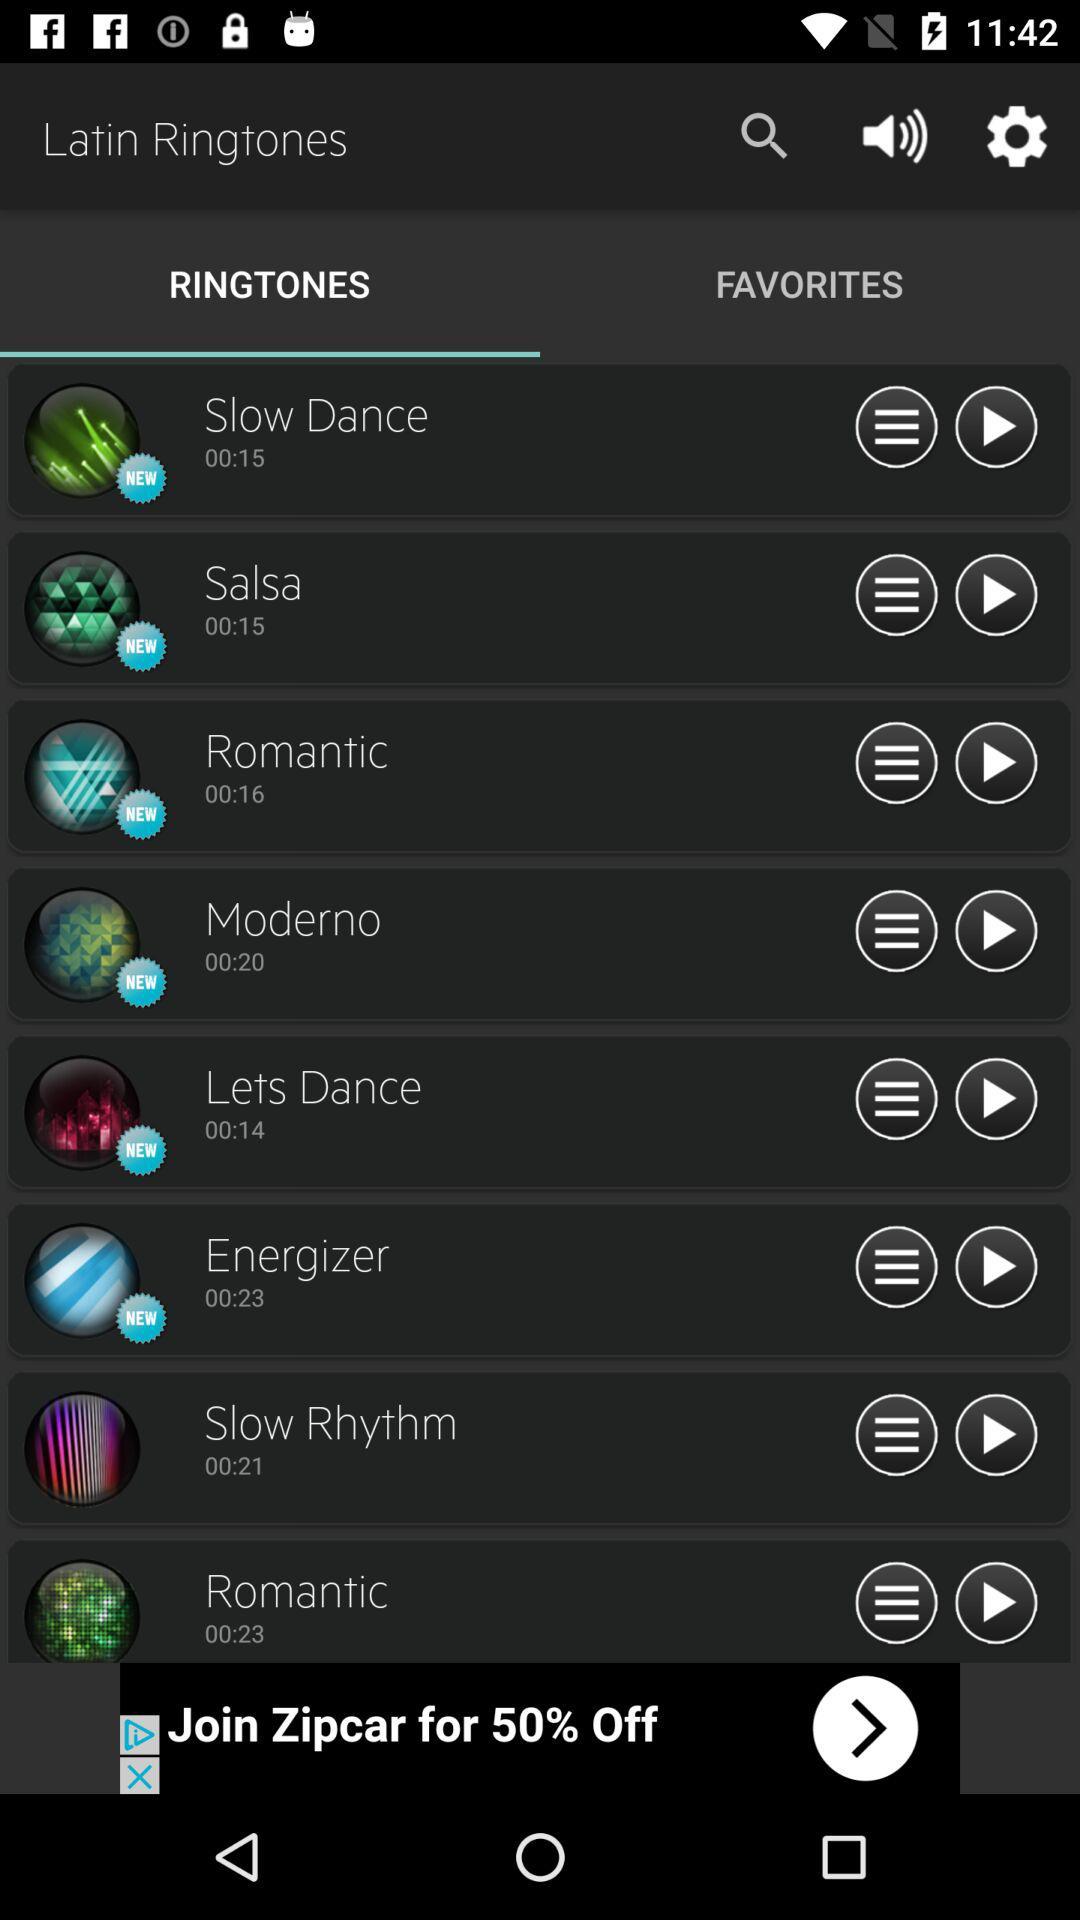 This screenshot has width=1080, height=1920. I want to click on the text above 0020, so click(523, 915).